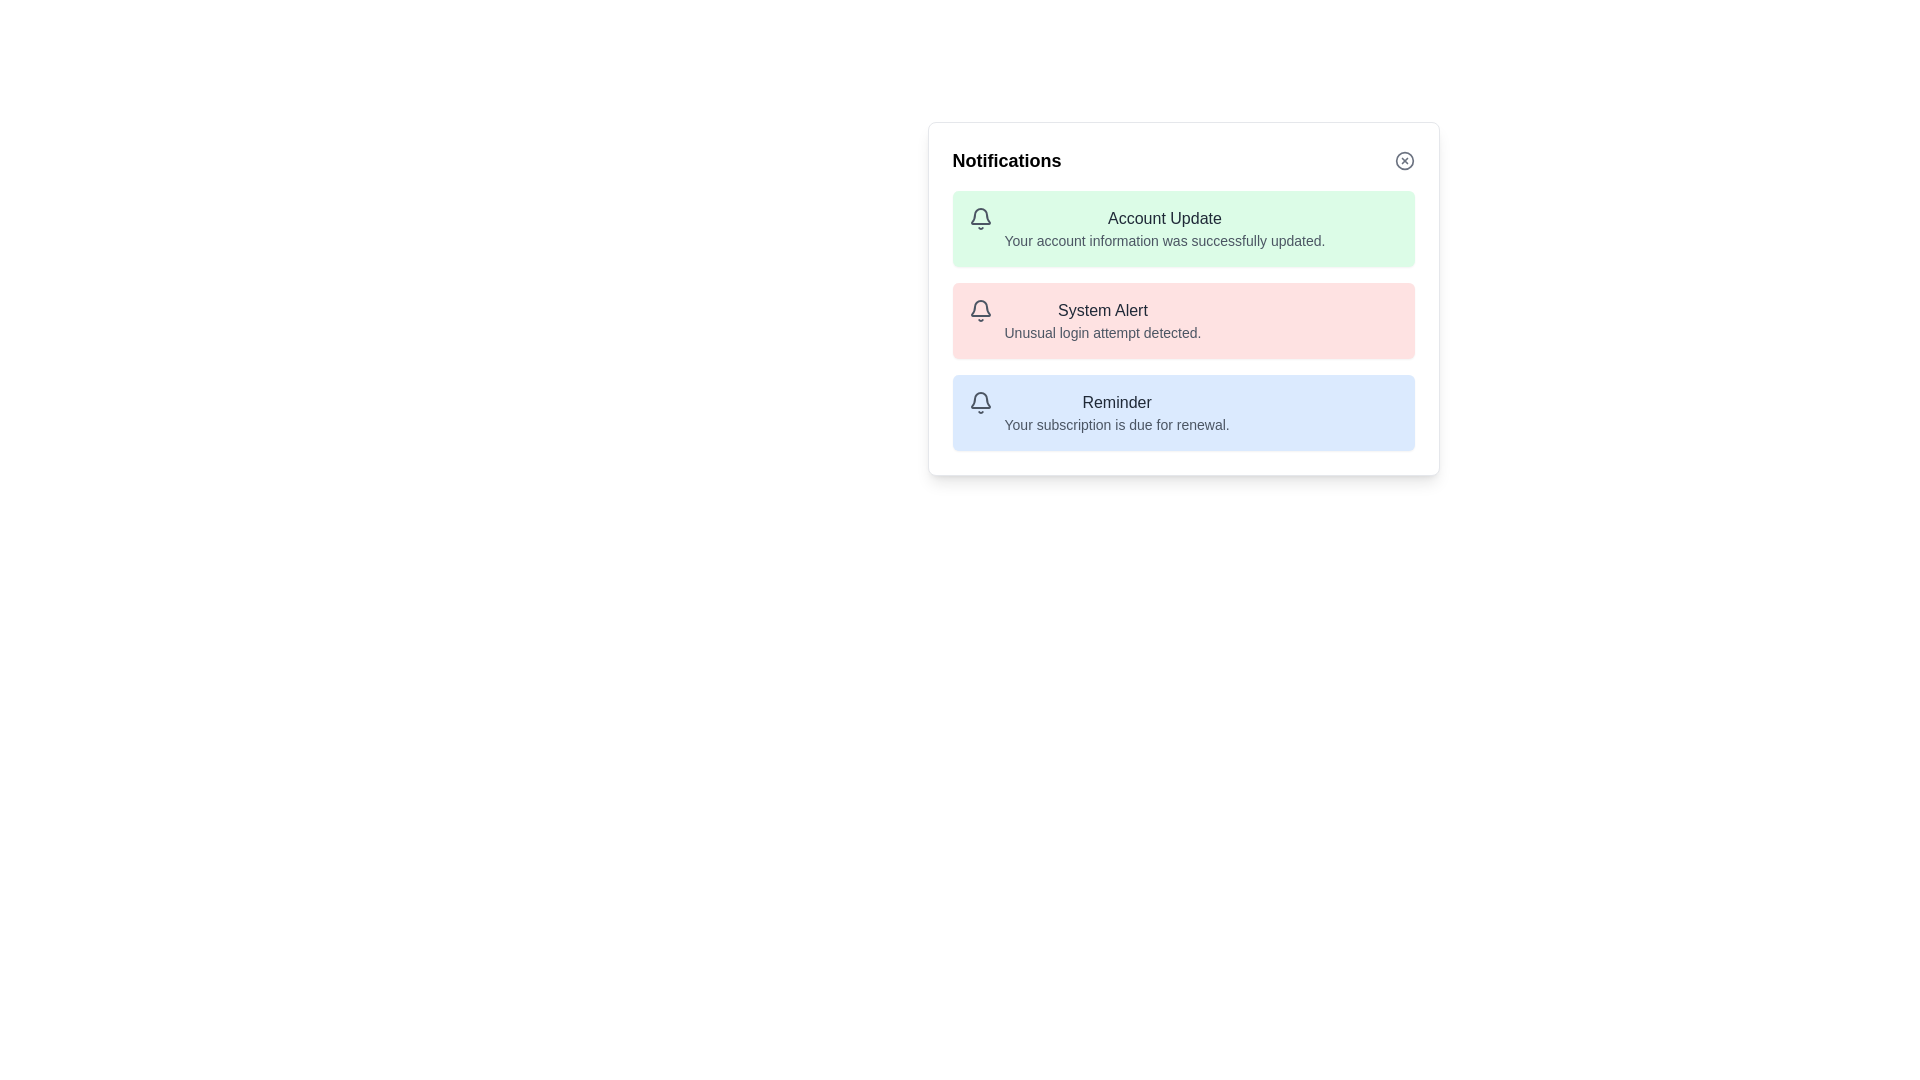 Image resolution: width=1920 pixels, height=1080 pixels. Describe the element at coordinates (1116, 411) in the screenshot. I see `Notification text block that displays 'Reminder' and 'Your subscription is due for renewal.' positioned below the pink 'System Alert' bar` at that location.